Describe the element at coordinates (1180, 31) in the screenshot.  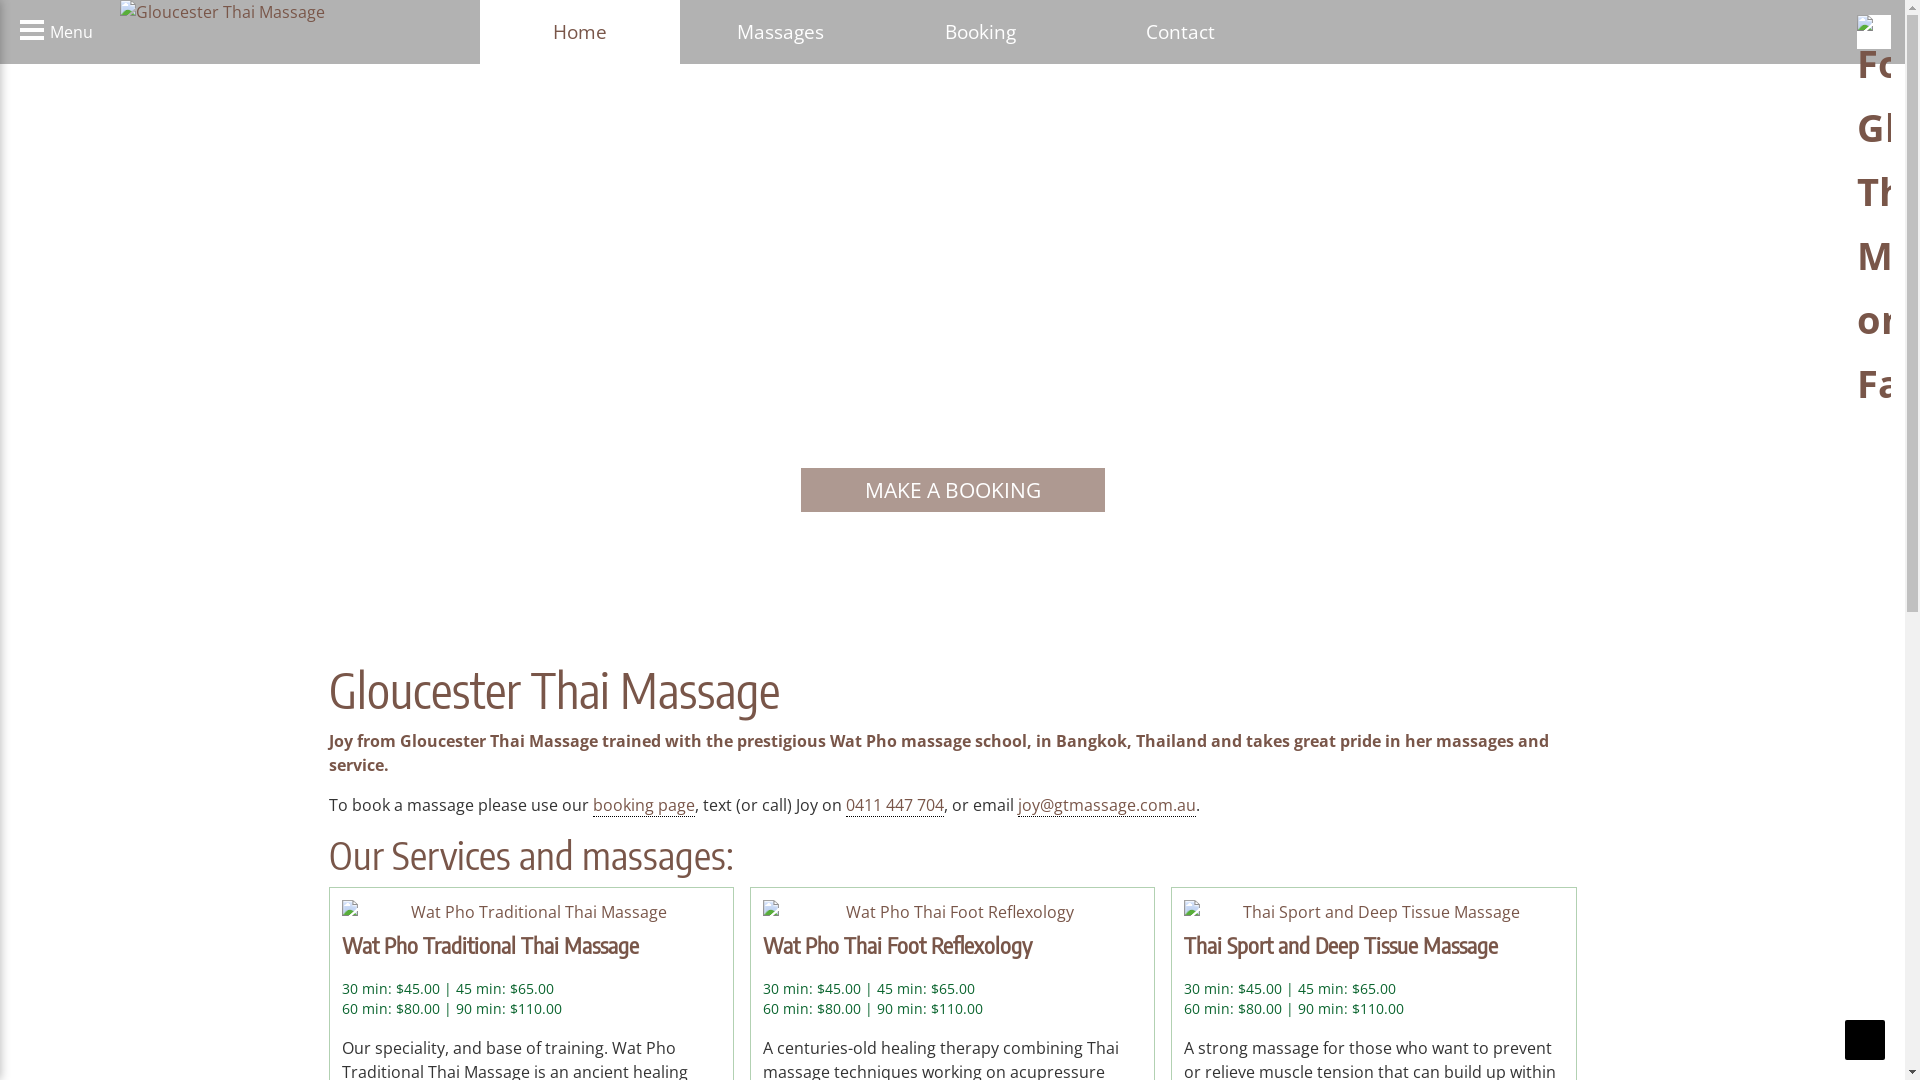
I see `'Contact'` at that location.